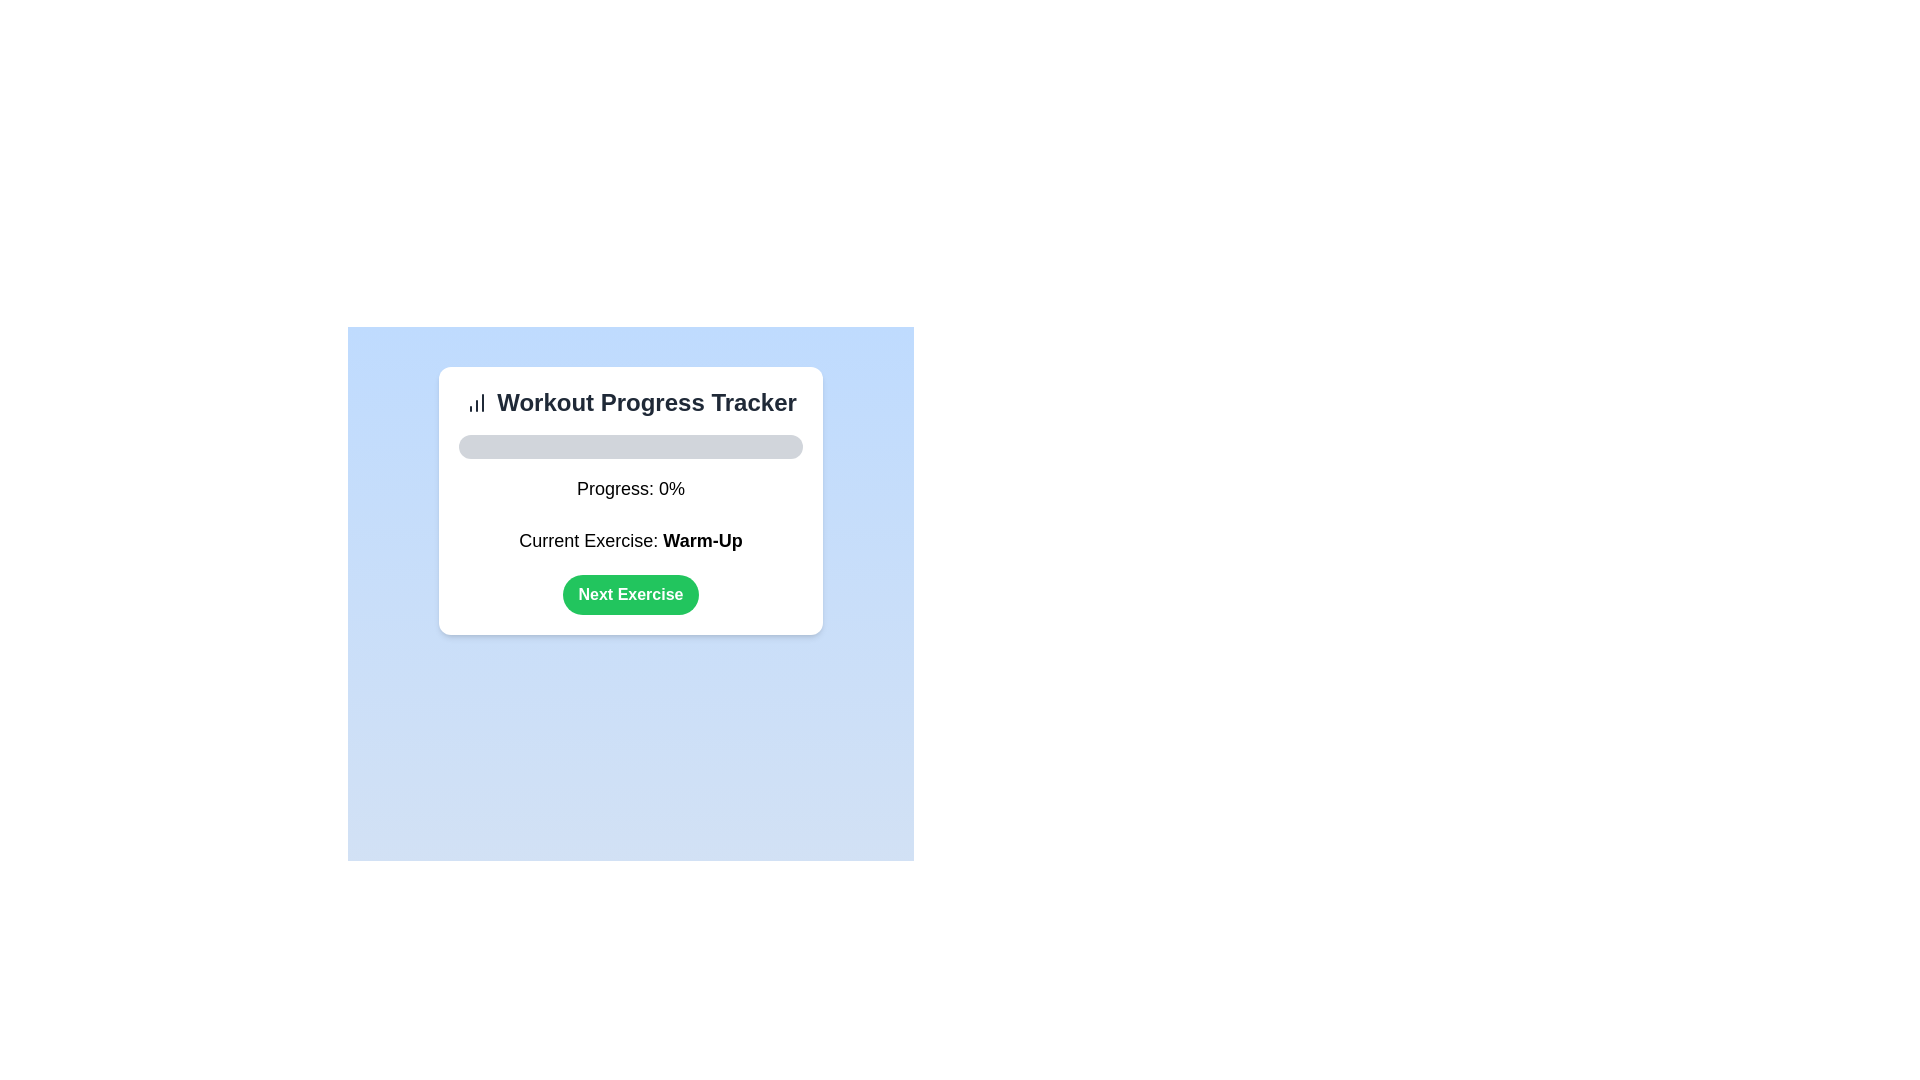 The width and height of the screenshot is (1920, 1080). What do you see at coordinates (629, 489) in the screenshot?
I see `the text label that displays the current progress percentage in the progress-tracking interface, located below the progress bar` at bounding box center [629, 489].